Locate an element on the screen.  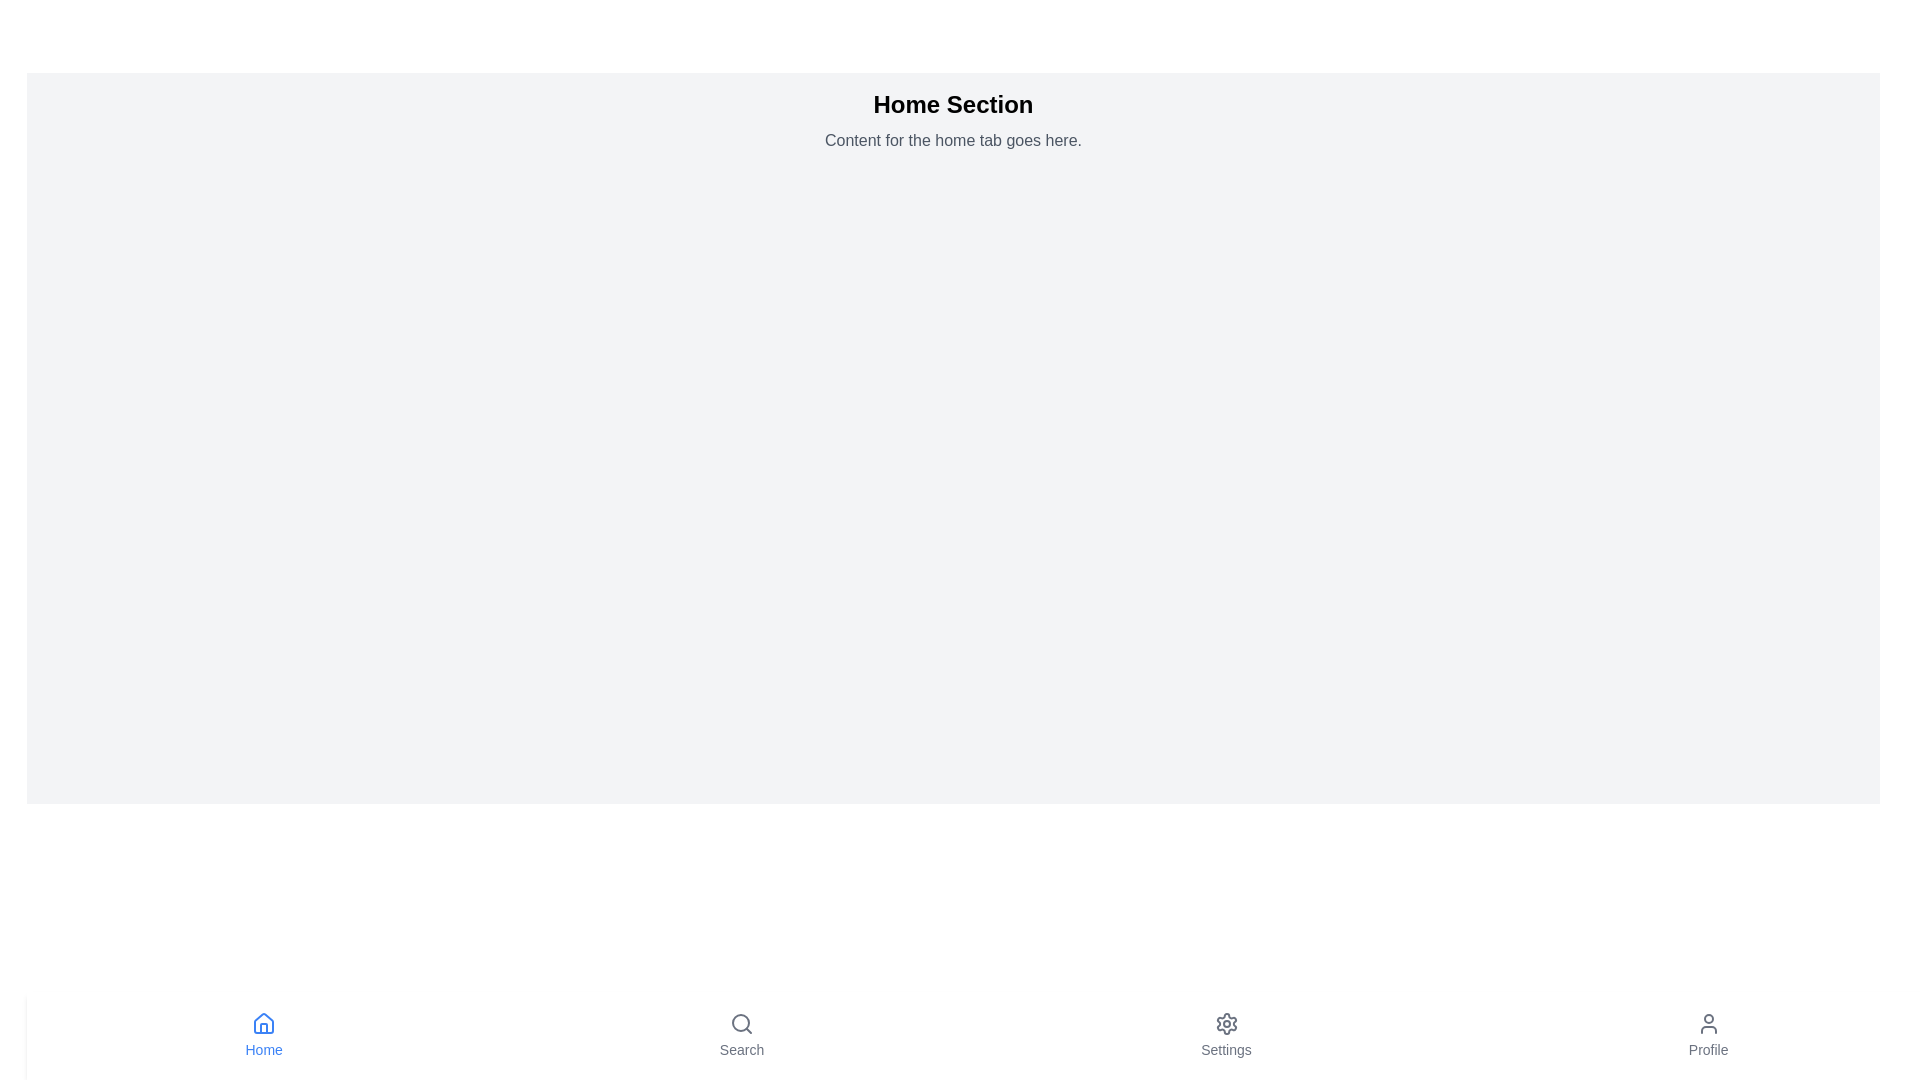
the text label displaying 'Search' which is styled in a small font size and is located beneath a magnifying glass icon in the bottom navigation bar is located at coordinates (741, 1048).